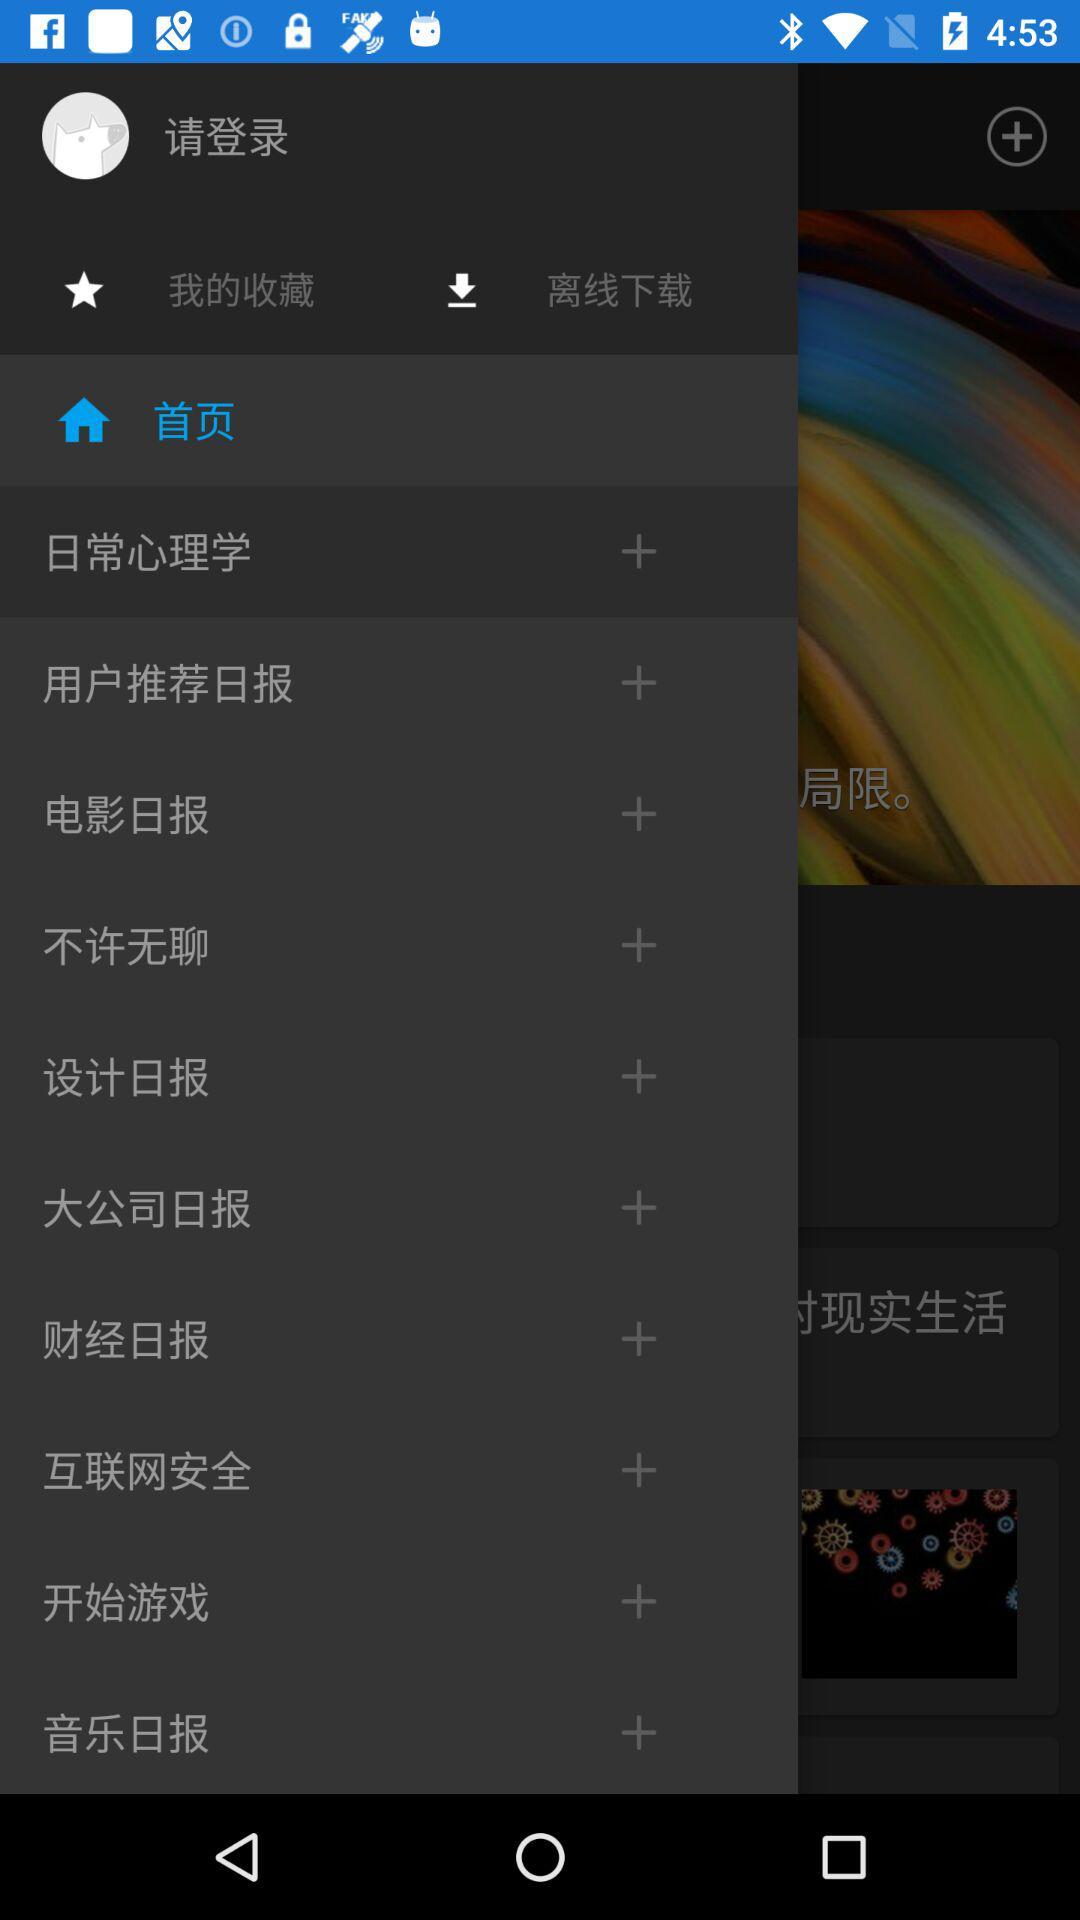 This screenshot has width=1080, height=1920. What do you see at coordinates (1017, 136) in the screenshot?
I see `the plus icon on the top right` at bounding box center [1017, 136].